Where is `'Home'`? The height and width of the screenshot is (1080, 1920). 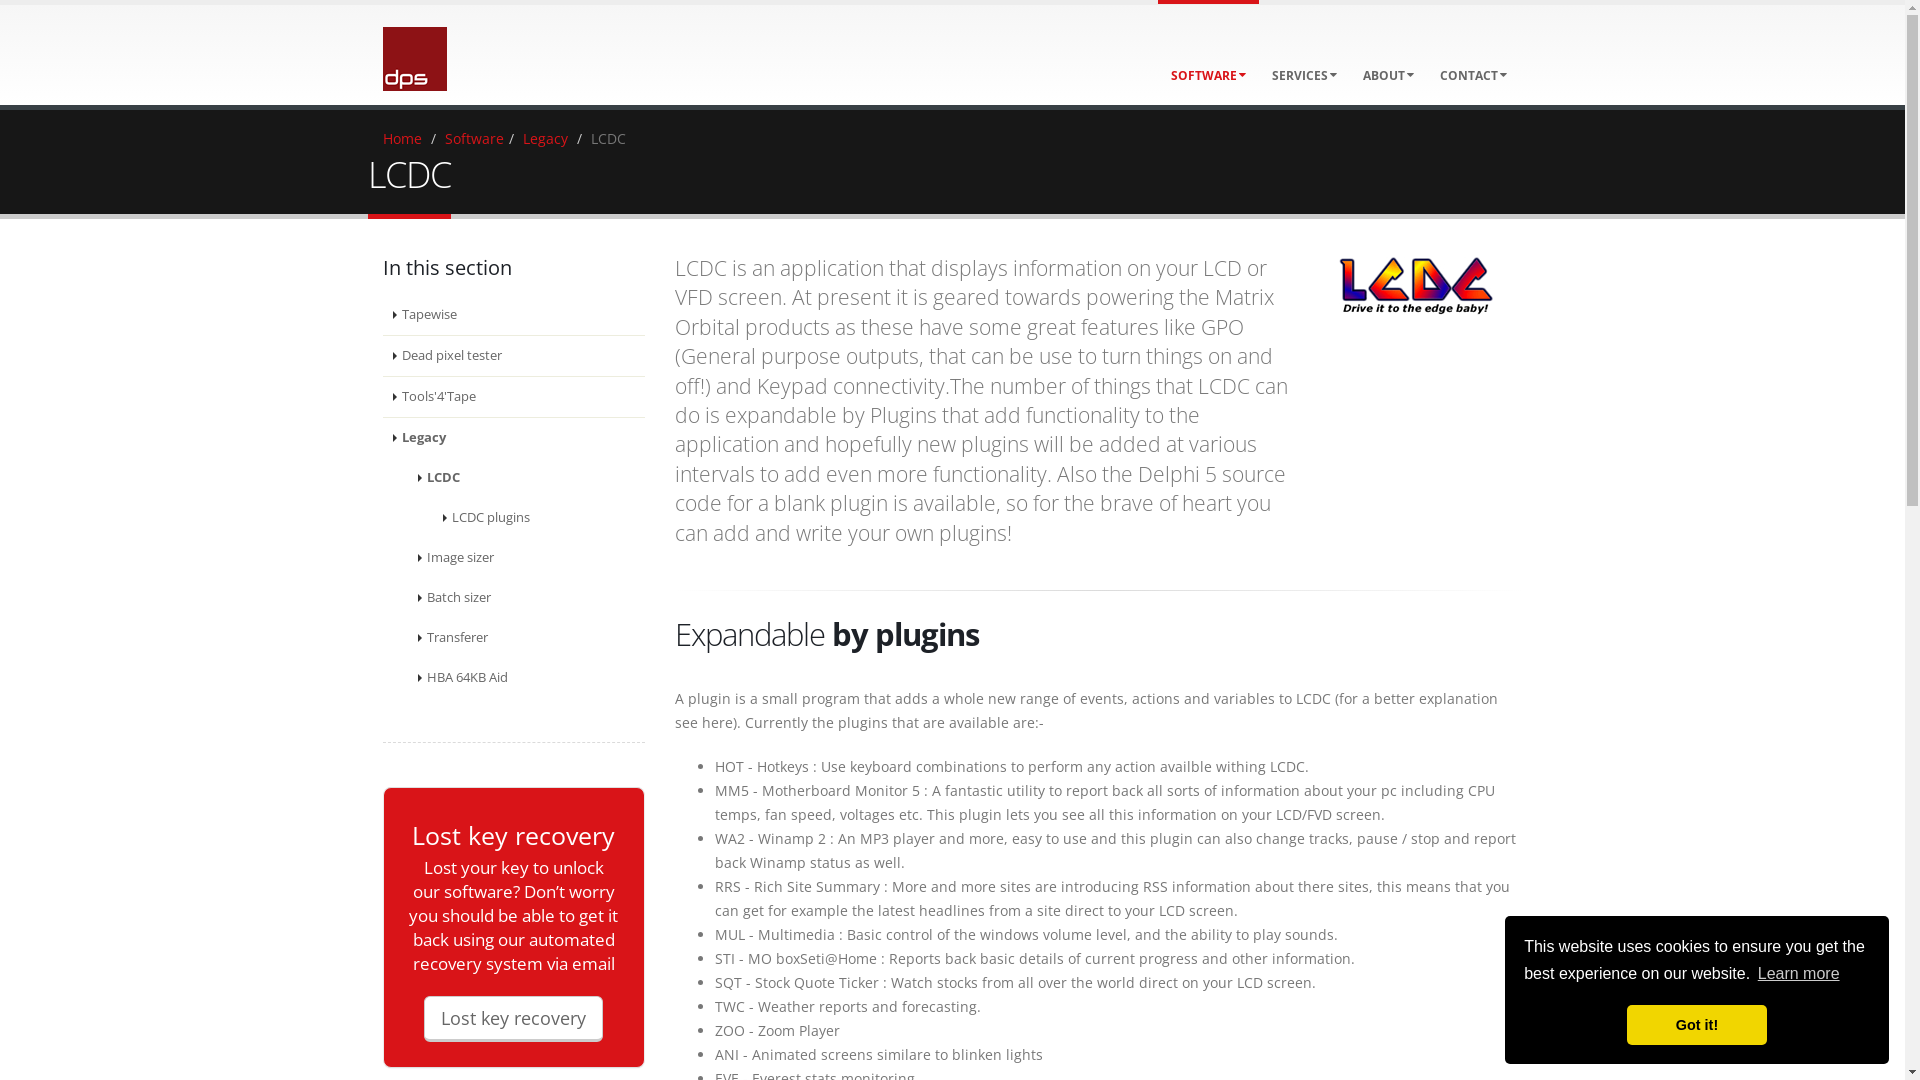
'Home' is located at coordinates (382, 137).